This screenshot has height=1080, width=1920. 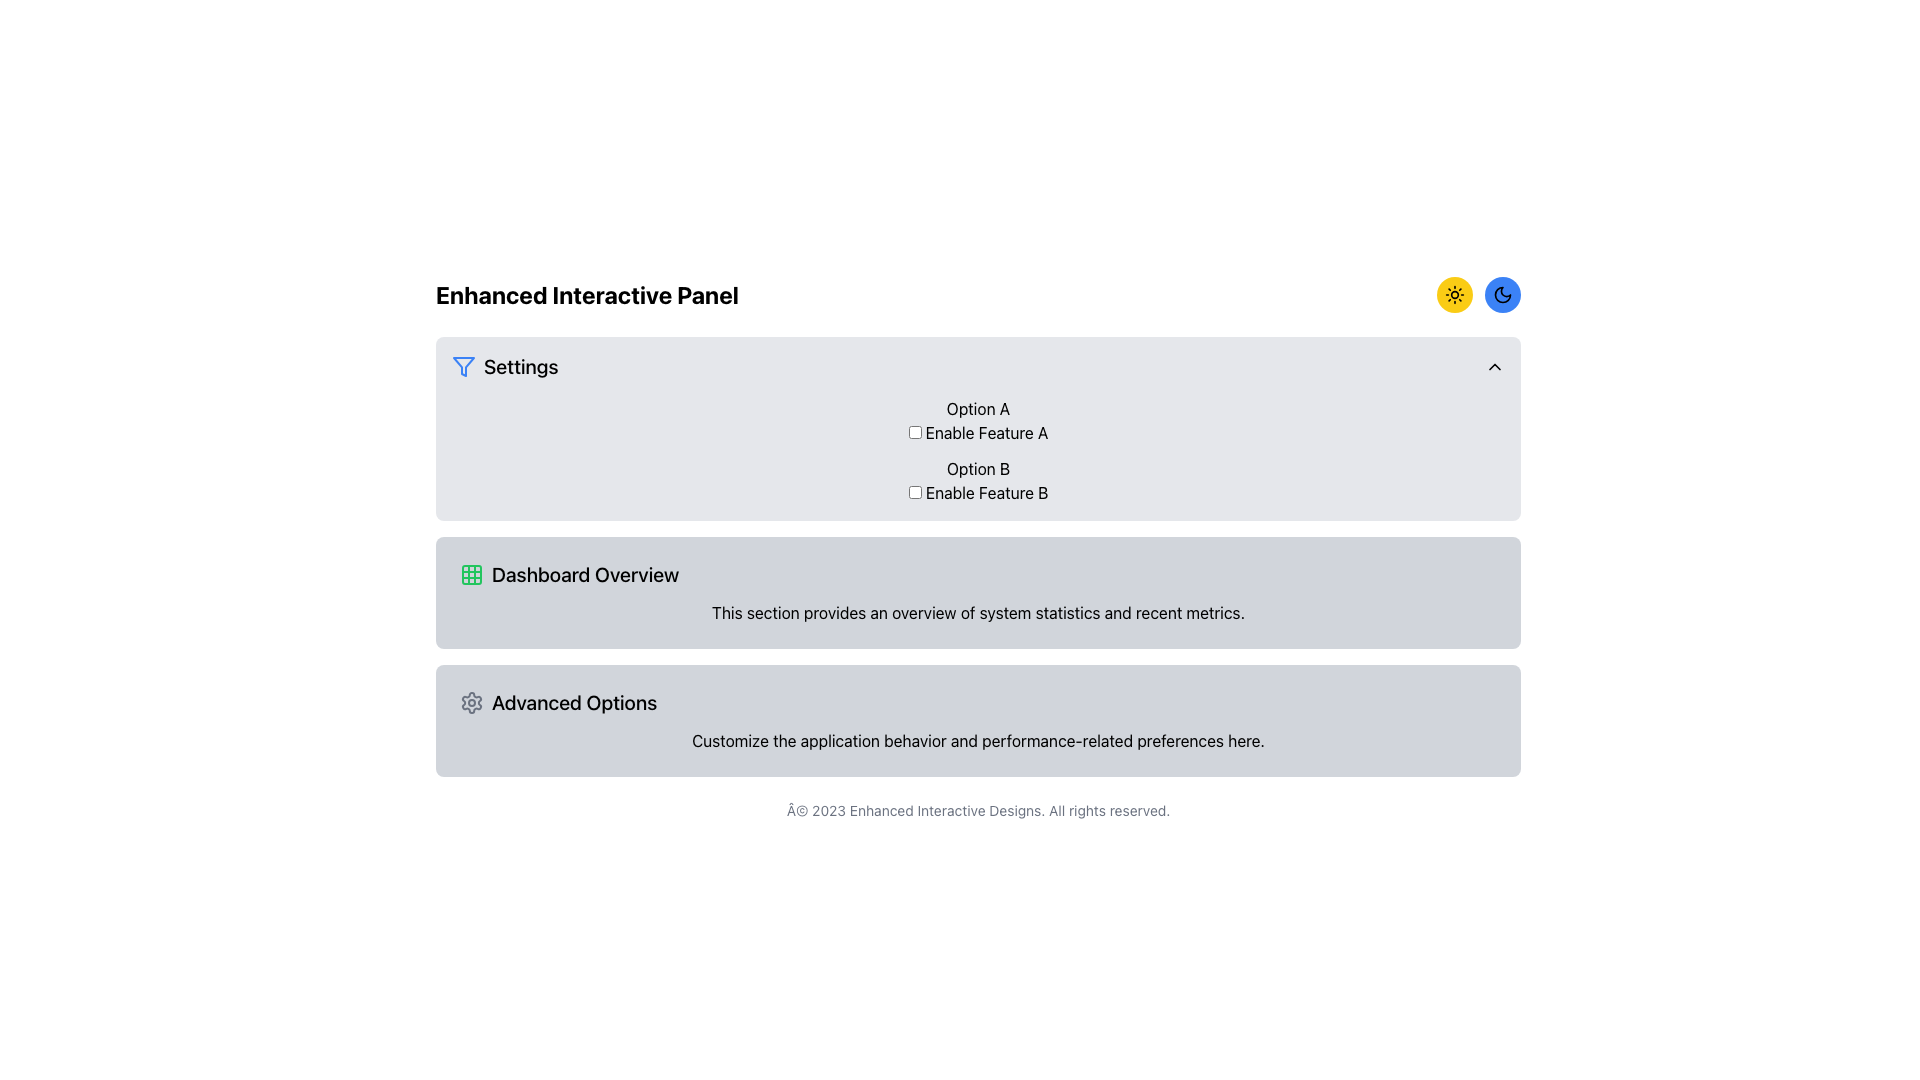 What do you see at coordinates (463, 366) in the screenshot?
I see `the blue funnel-shaped 'Filter' icon located at the top-right of the 'Settings' section` at bounding box center [463, 366].